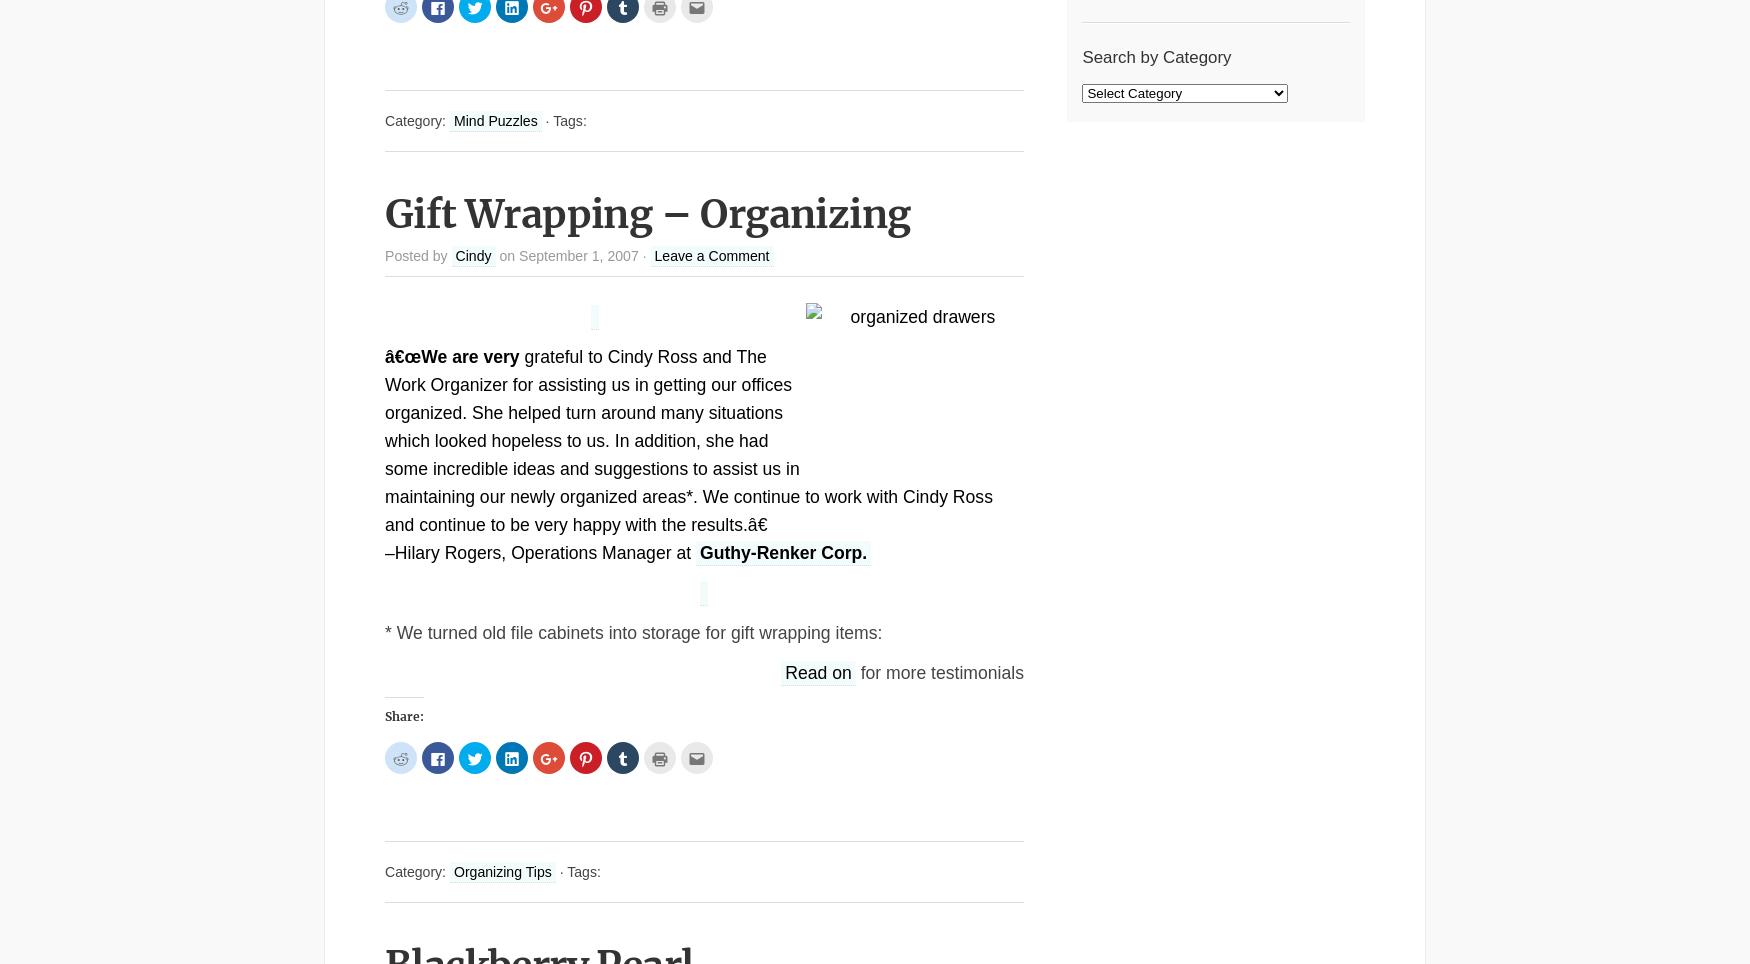  I want to click on 'Hilary Rogers, Operations Manager at', so click(543, 553).